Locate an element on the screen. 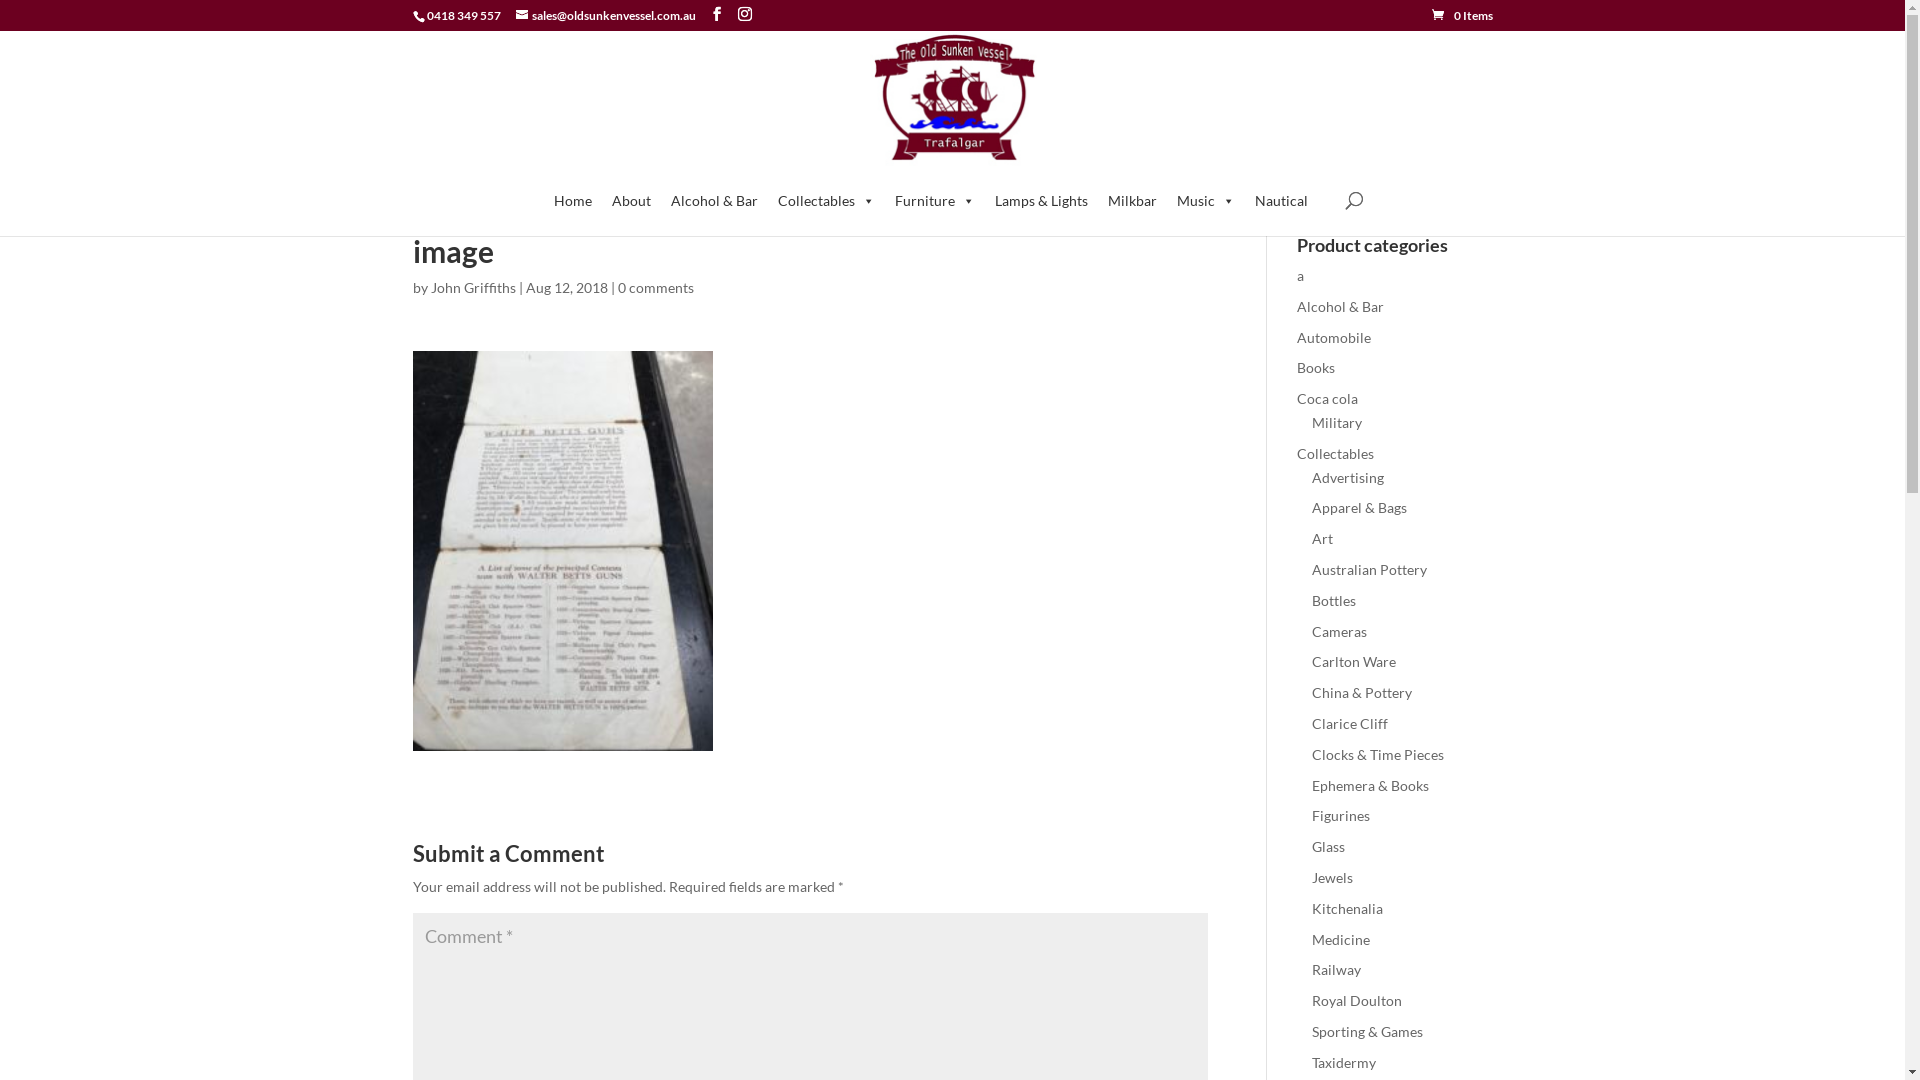 This screenshot has height=1080, width=1920. 'Art' is located at coordinates (1311, 537).